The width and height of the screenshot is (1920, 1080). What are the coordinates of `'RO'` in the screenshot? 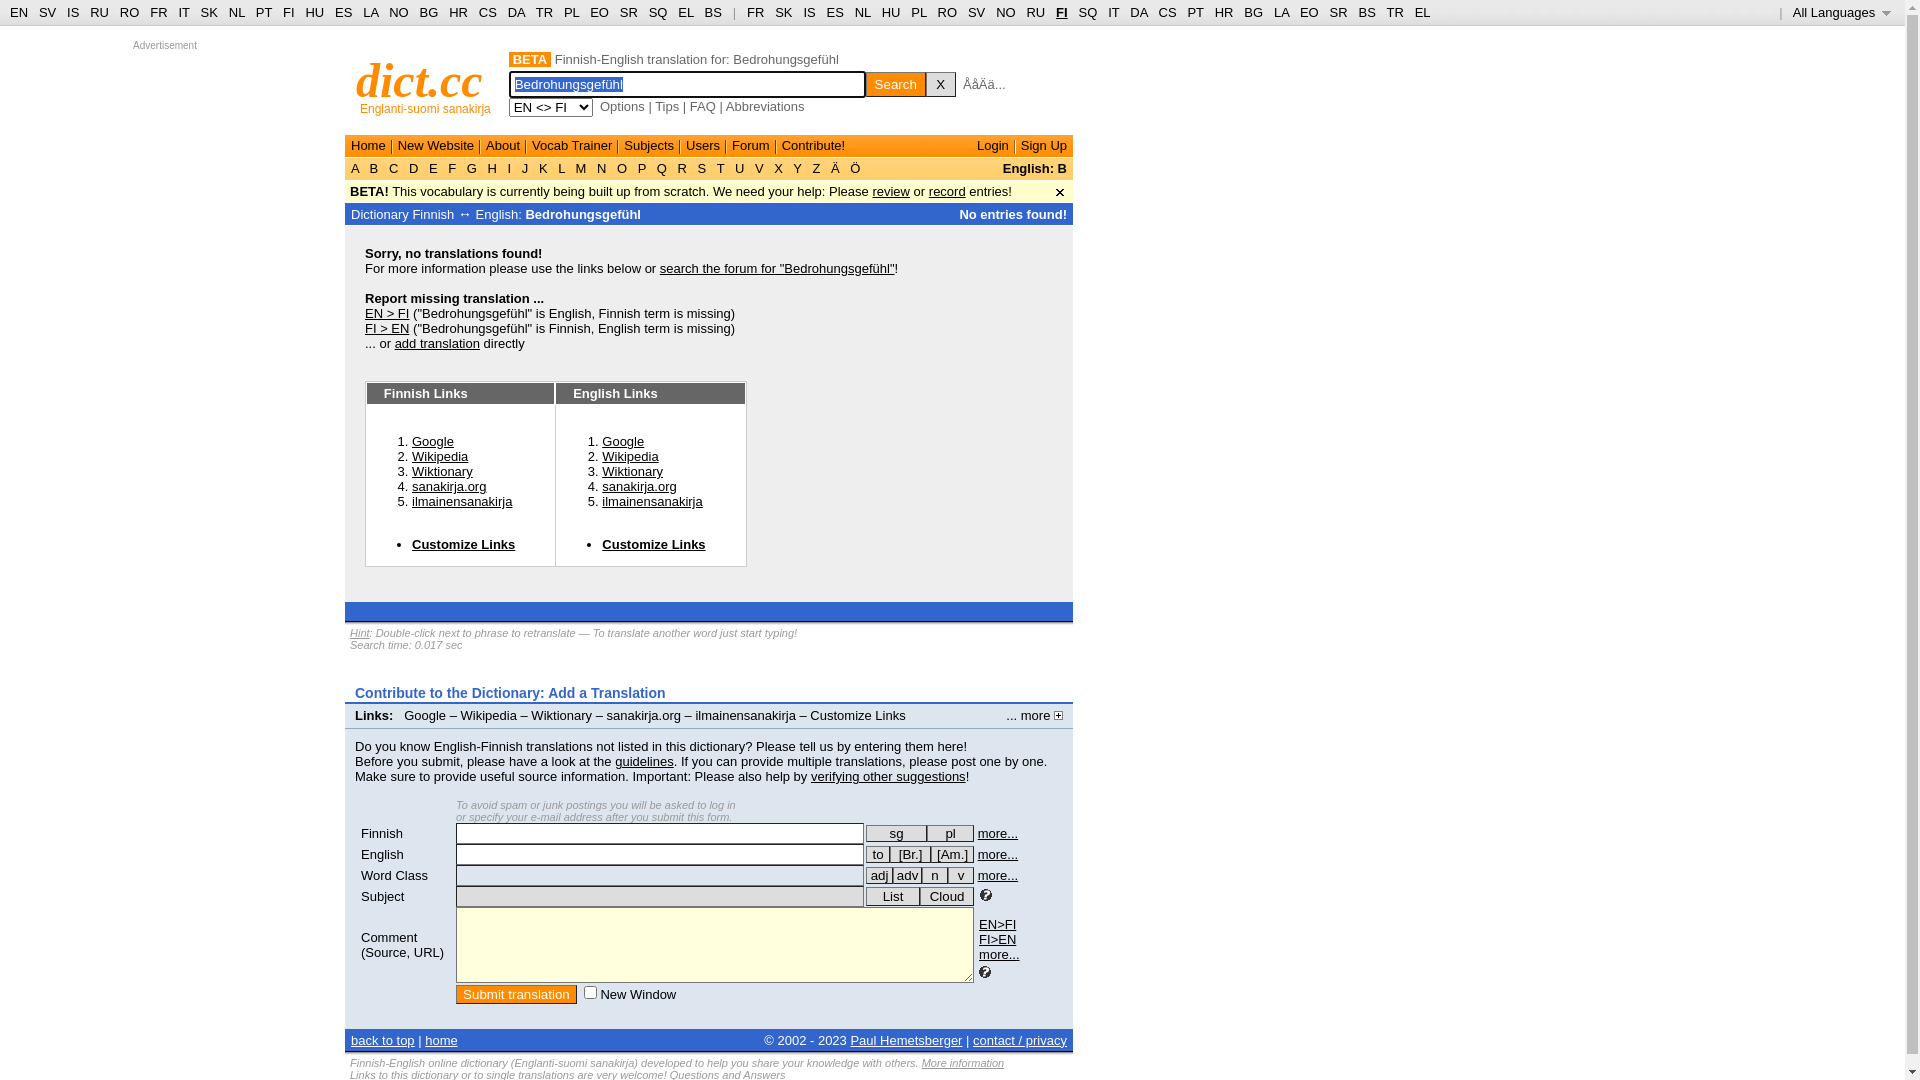 It's located at (947, 12).